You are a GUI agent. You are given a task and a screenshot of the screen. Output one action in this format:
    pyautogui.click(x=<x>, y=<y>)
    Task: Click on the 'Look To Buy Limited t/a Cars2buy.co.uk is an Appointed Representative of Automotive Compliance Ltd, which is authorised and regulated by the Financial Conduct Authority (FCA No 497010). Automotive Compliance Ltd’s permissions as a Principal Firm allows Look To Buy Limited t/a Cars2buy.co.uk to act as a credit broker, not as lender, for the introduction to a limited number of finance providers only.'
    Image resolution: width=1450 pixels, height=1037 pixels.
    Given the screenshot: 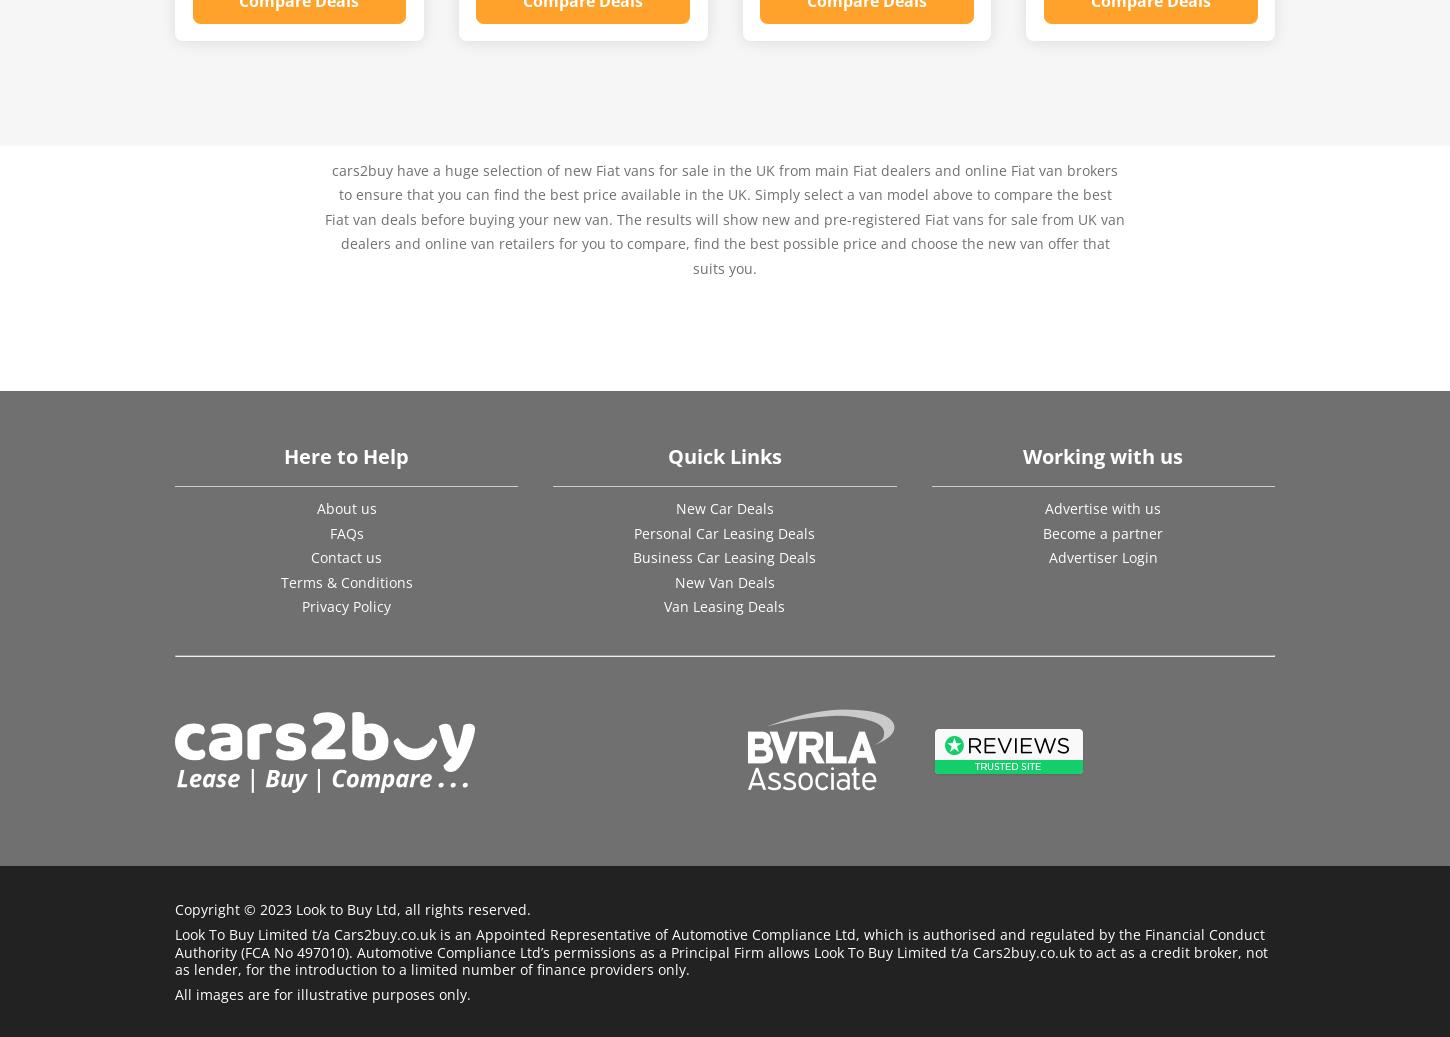 What is the action you would take?
    pyautogui.click(x=720, y=951)
    